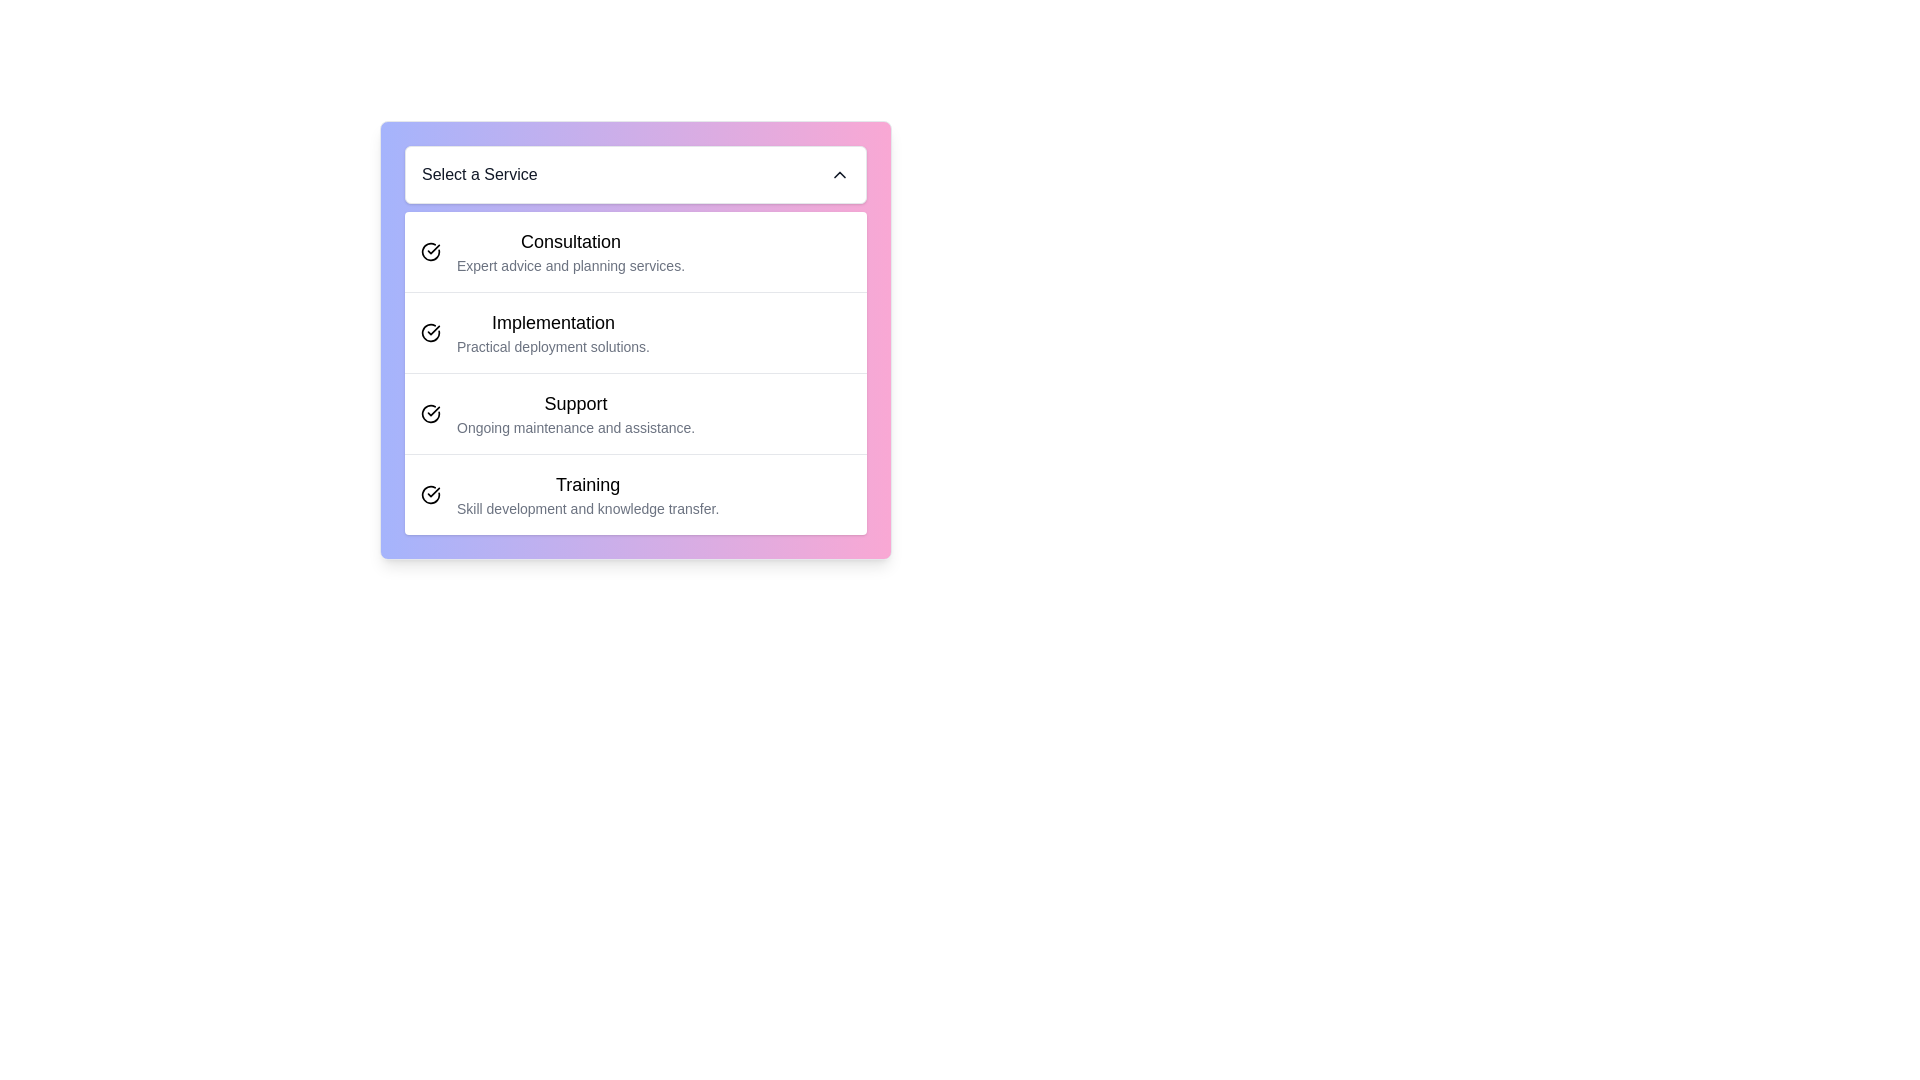  What do you see at coordinates (634, 331) in the screenshot?
I see `the second Menu/List Item labeled 'Implementation' which contains a black text label and an icon depicting a circular arrow with a checkmark` at bounding box center [634, 331].